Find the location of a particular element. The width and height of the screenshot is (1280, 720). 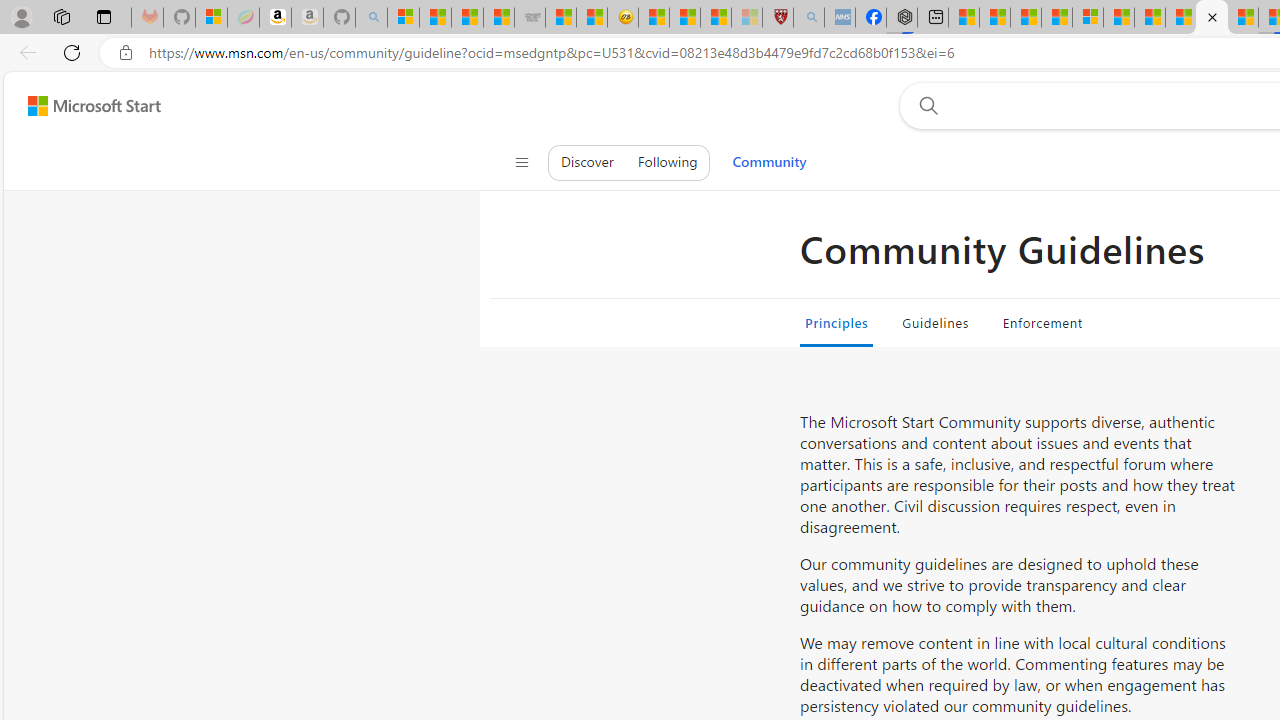

'Principles' is located at coordinates (837, 321).